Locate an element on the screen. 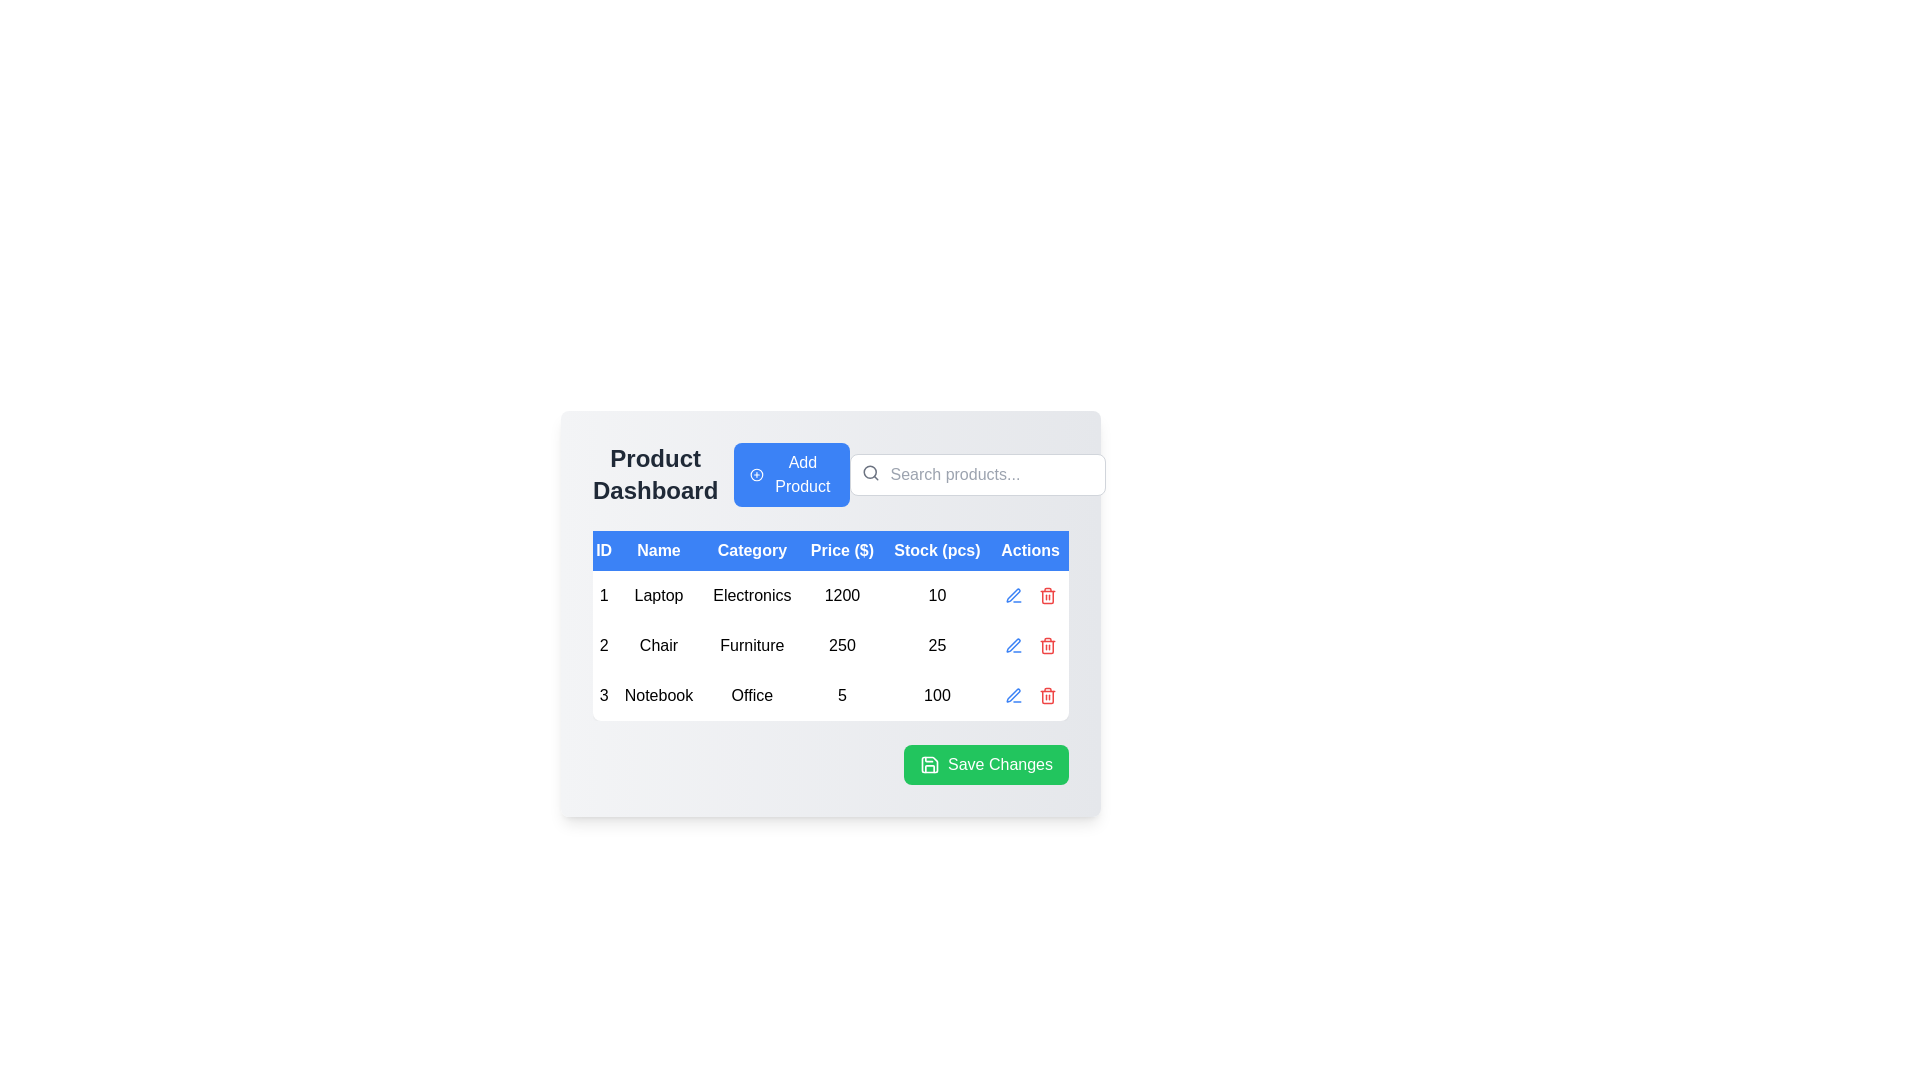 The height and width of the screenshot is (1080, 1920). the Pen icon in the Actions column of the third row of the Product Dashboard is located at coordinates (1013, 694).